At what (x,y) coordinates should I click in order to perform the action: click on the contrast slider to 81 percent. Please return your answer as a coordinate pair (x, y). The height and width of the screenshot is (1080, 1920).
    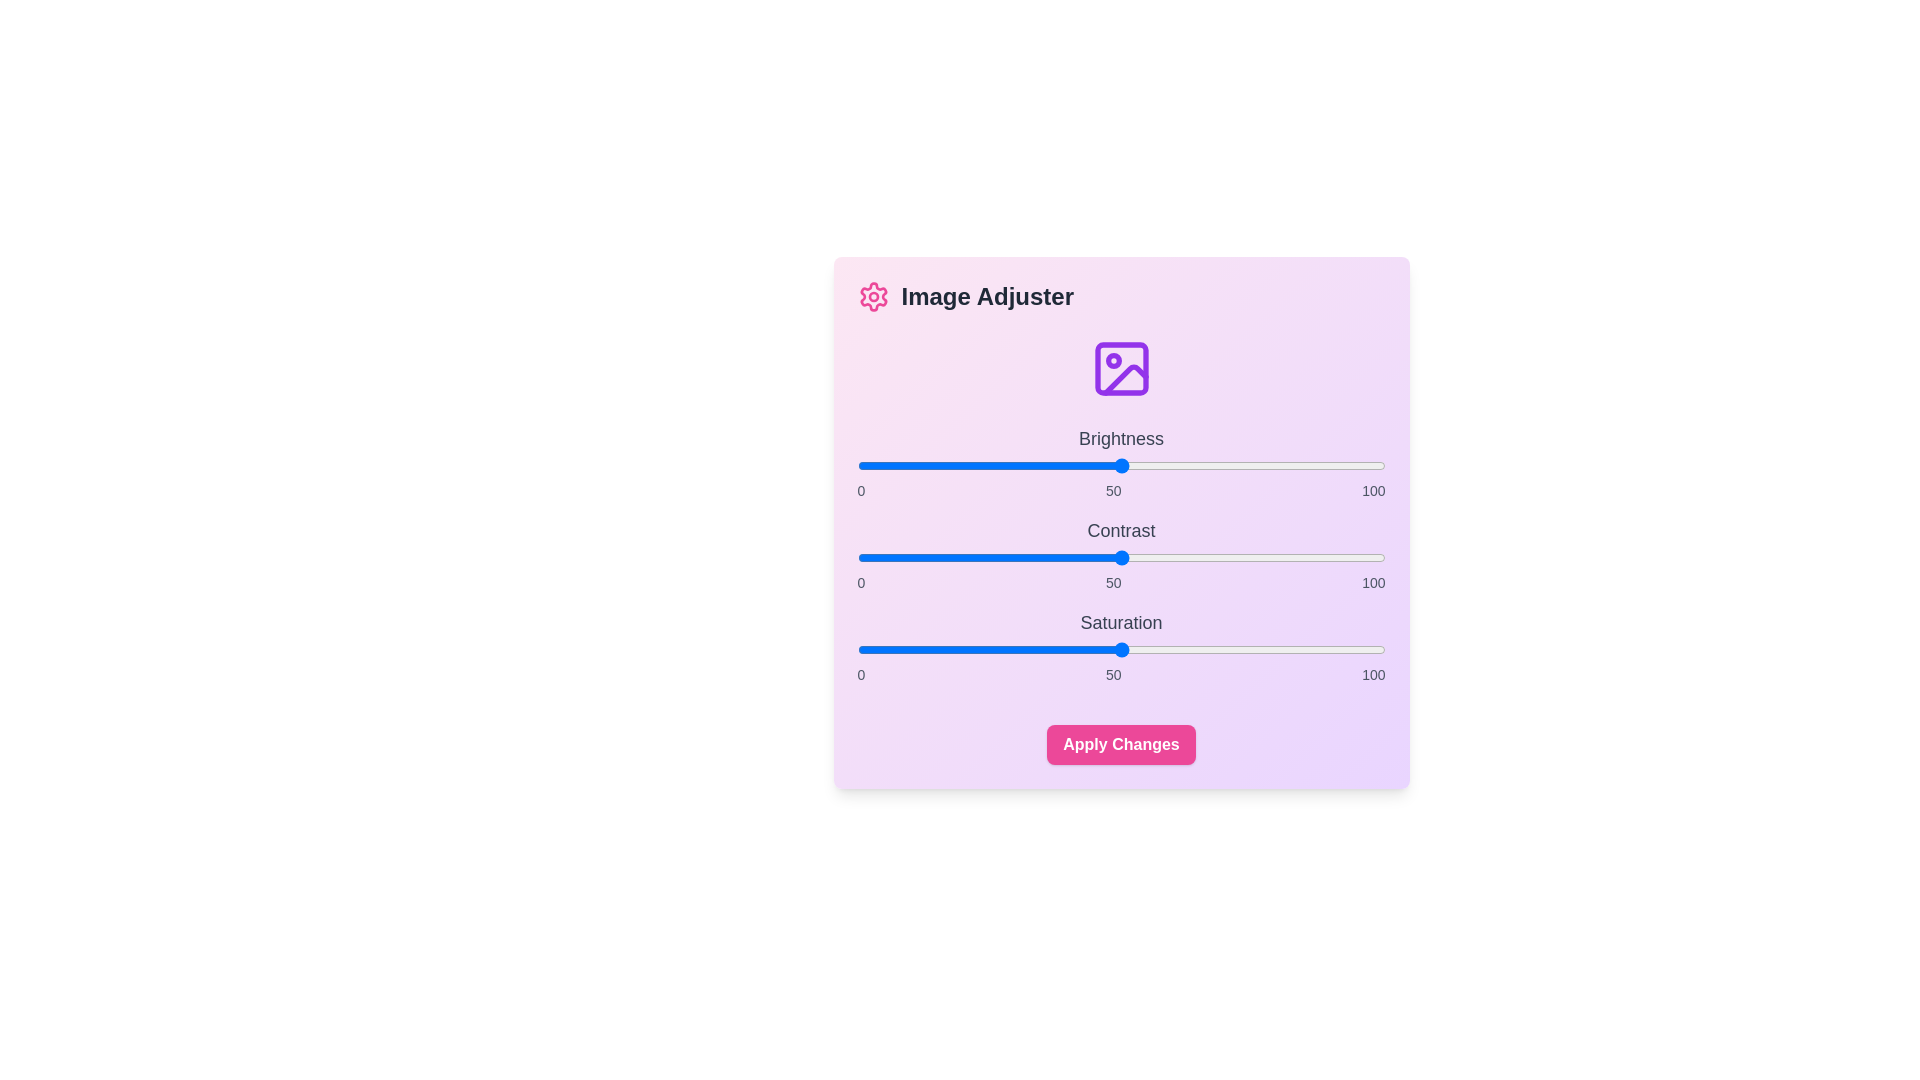
    Looking at the image, I should click on (1285, 558).